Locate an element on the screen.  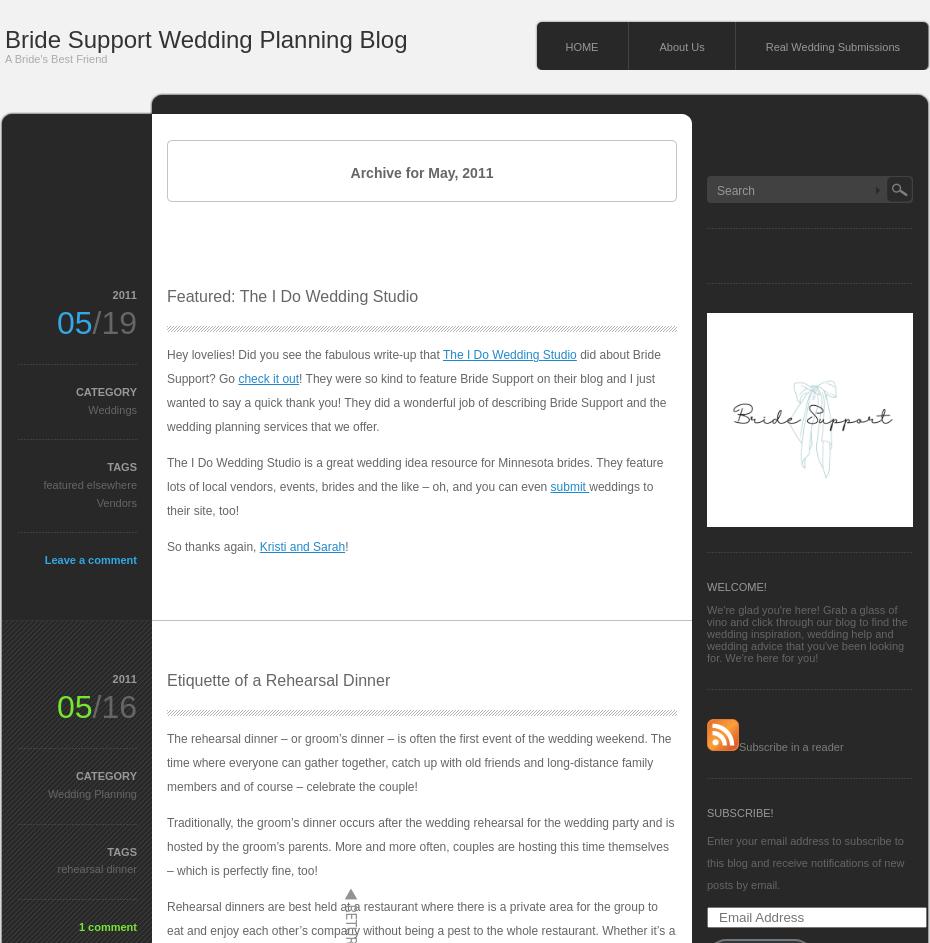
'/19' is located at coordinates (114, 322).